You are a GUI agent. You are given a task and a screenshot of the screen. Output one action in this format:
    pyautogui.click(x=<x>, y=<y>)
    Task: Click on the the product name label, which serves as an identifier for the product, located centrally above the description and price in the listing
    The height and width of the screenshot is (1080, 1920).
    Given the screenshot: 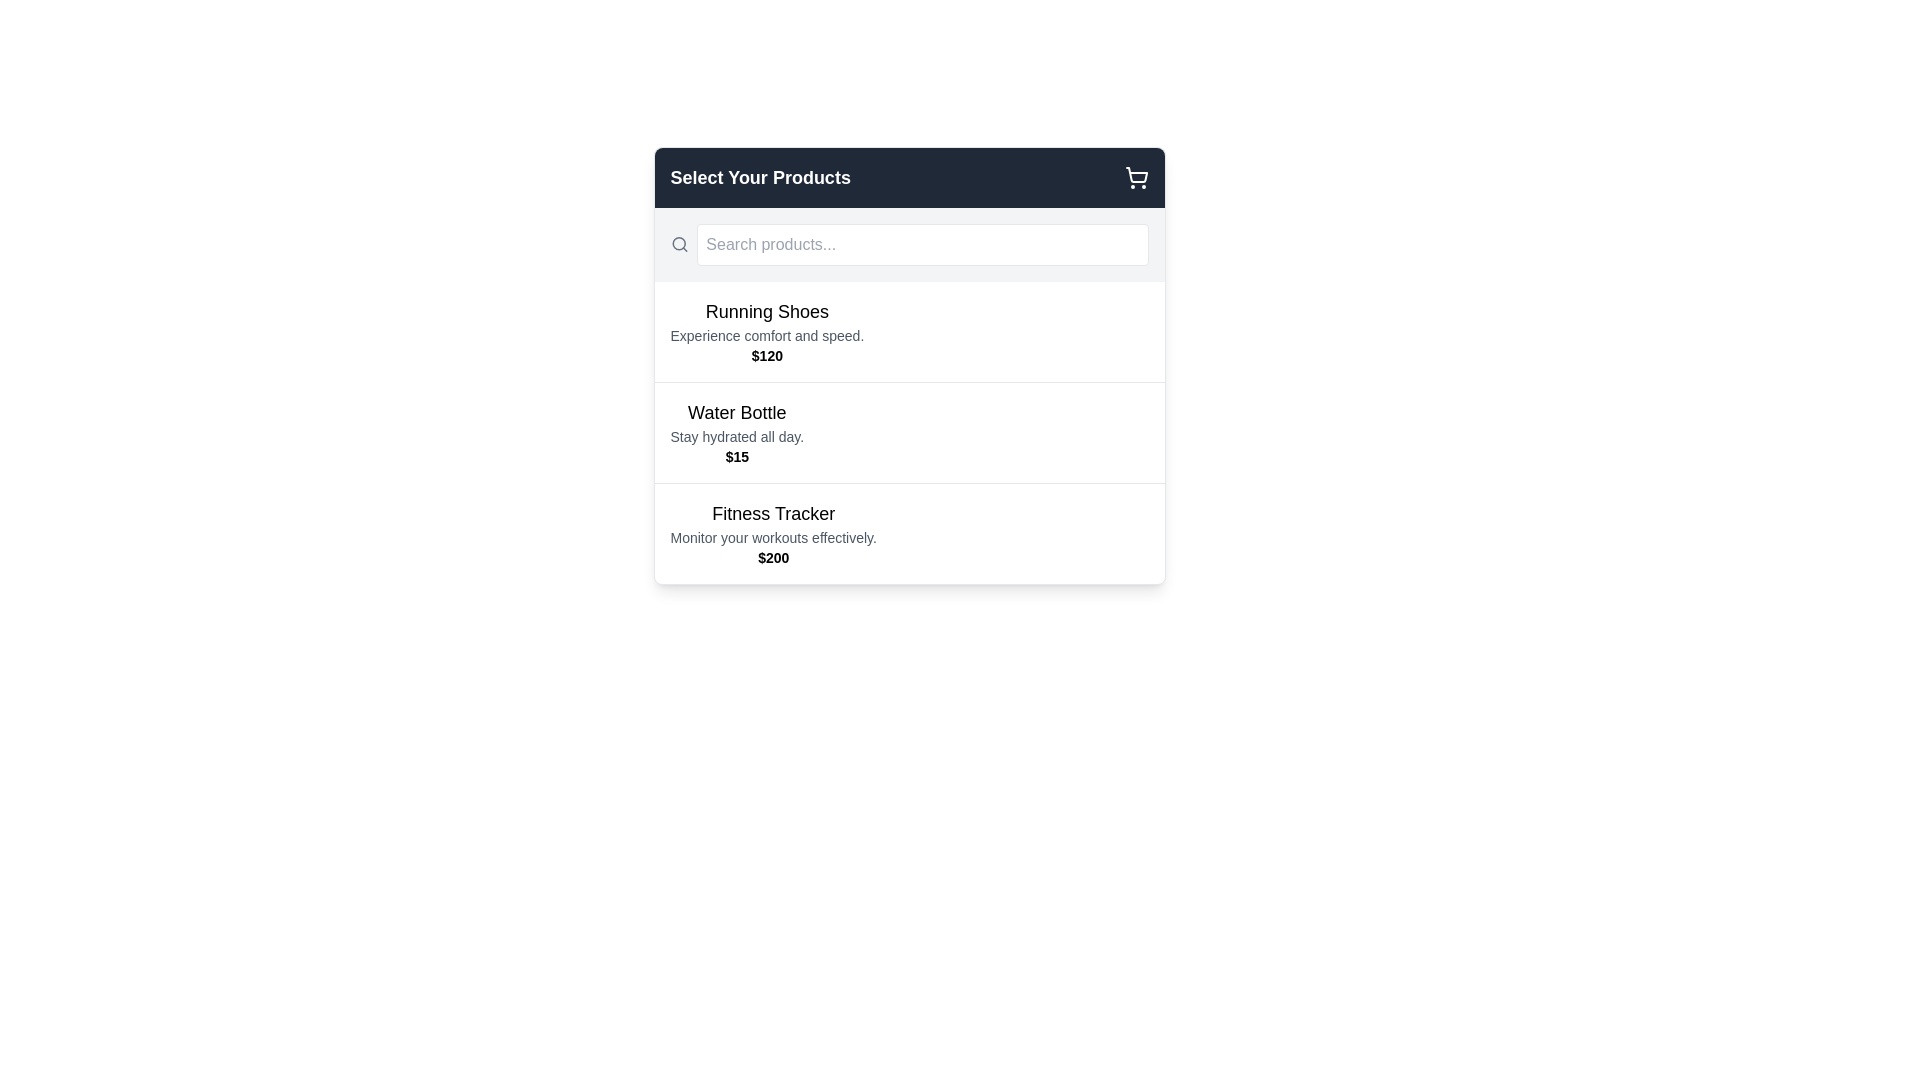 What is the action you would take?
    pyautogui.click(x=736, y=411)
    